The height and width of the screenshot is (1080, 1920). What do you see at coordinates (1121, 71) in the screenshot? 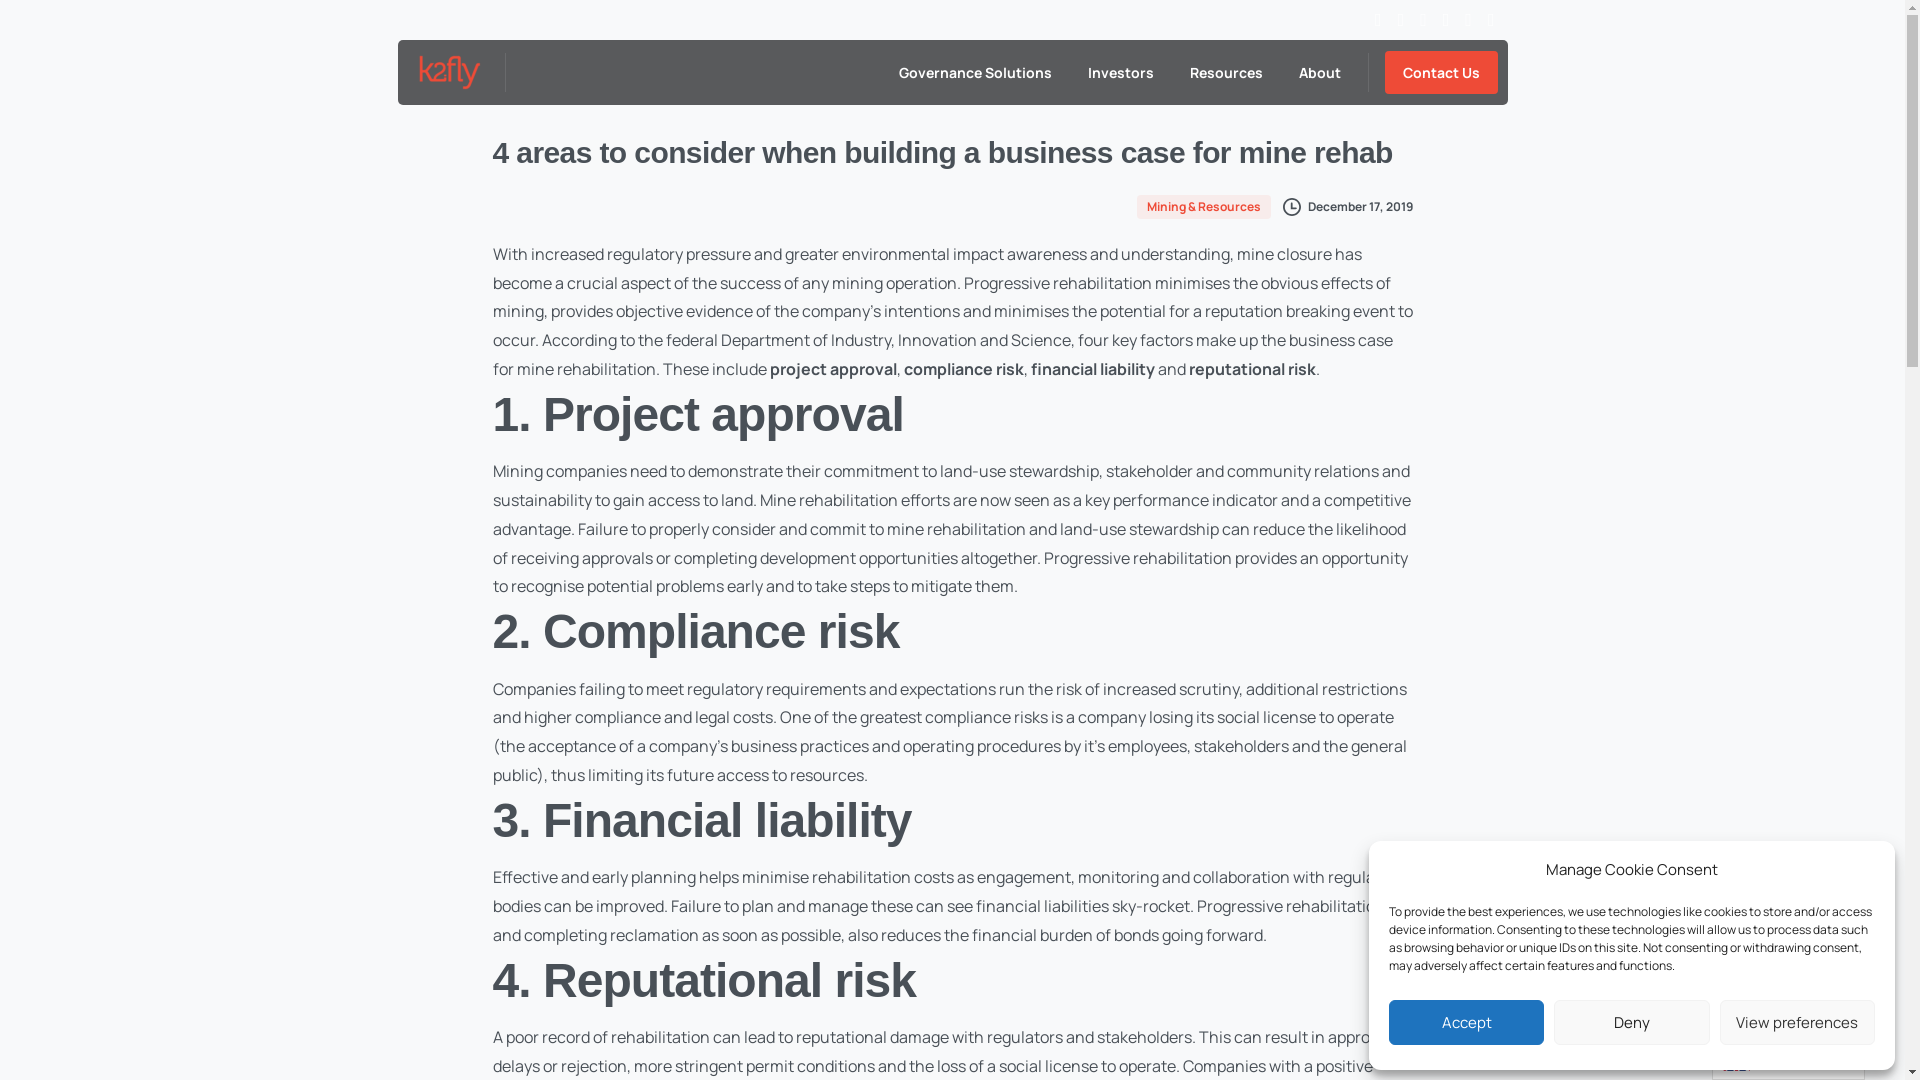
I see `'Investors'` at bounding box center [1121, 71].